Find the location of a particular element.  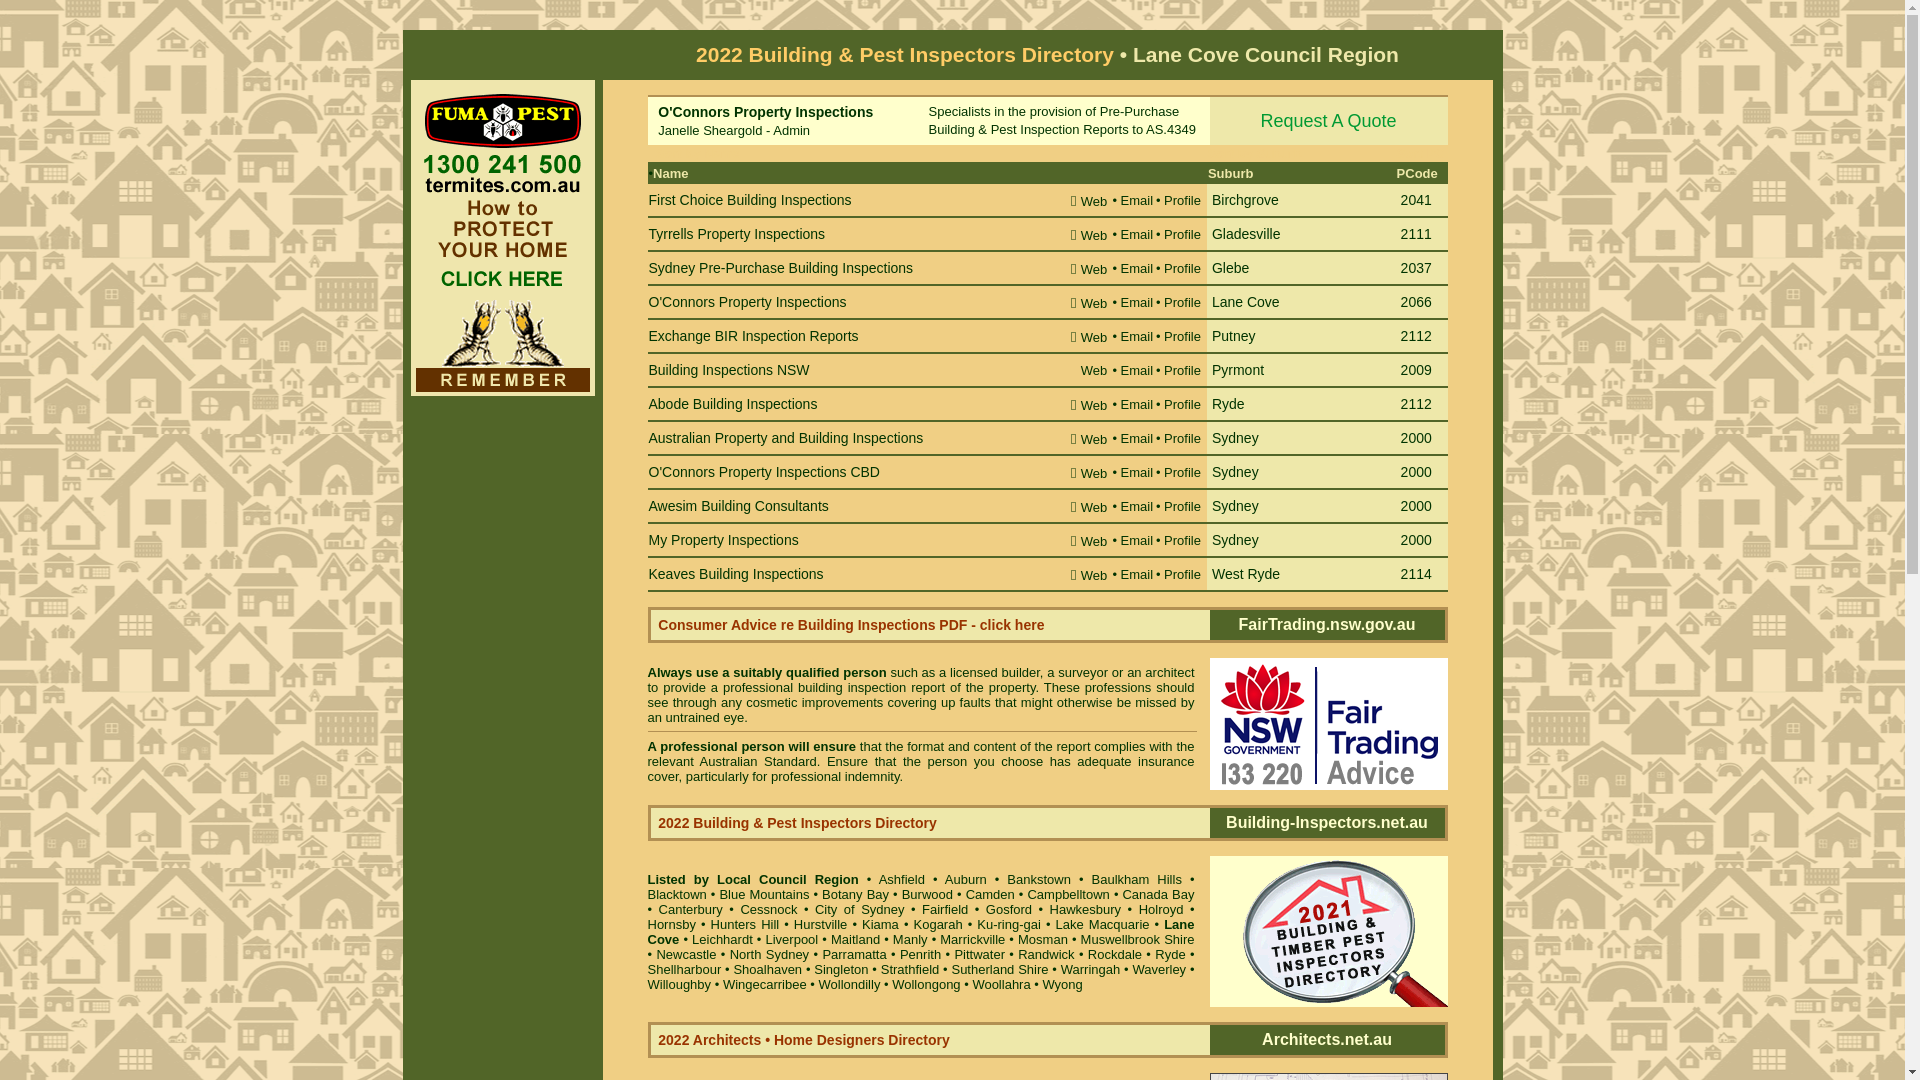

'Leichhardt' is located at coordinates (721, 939).